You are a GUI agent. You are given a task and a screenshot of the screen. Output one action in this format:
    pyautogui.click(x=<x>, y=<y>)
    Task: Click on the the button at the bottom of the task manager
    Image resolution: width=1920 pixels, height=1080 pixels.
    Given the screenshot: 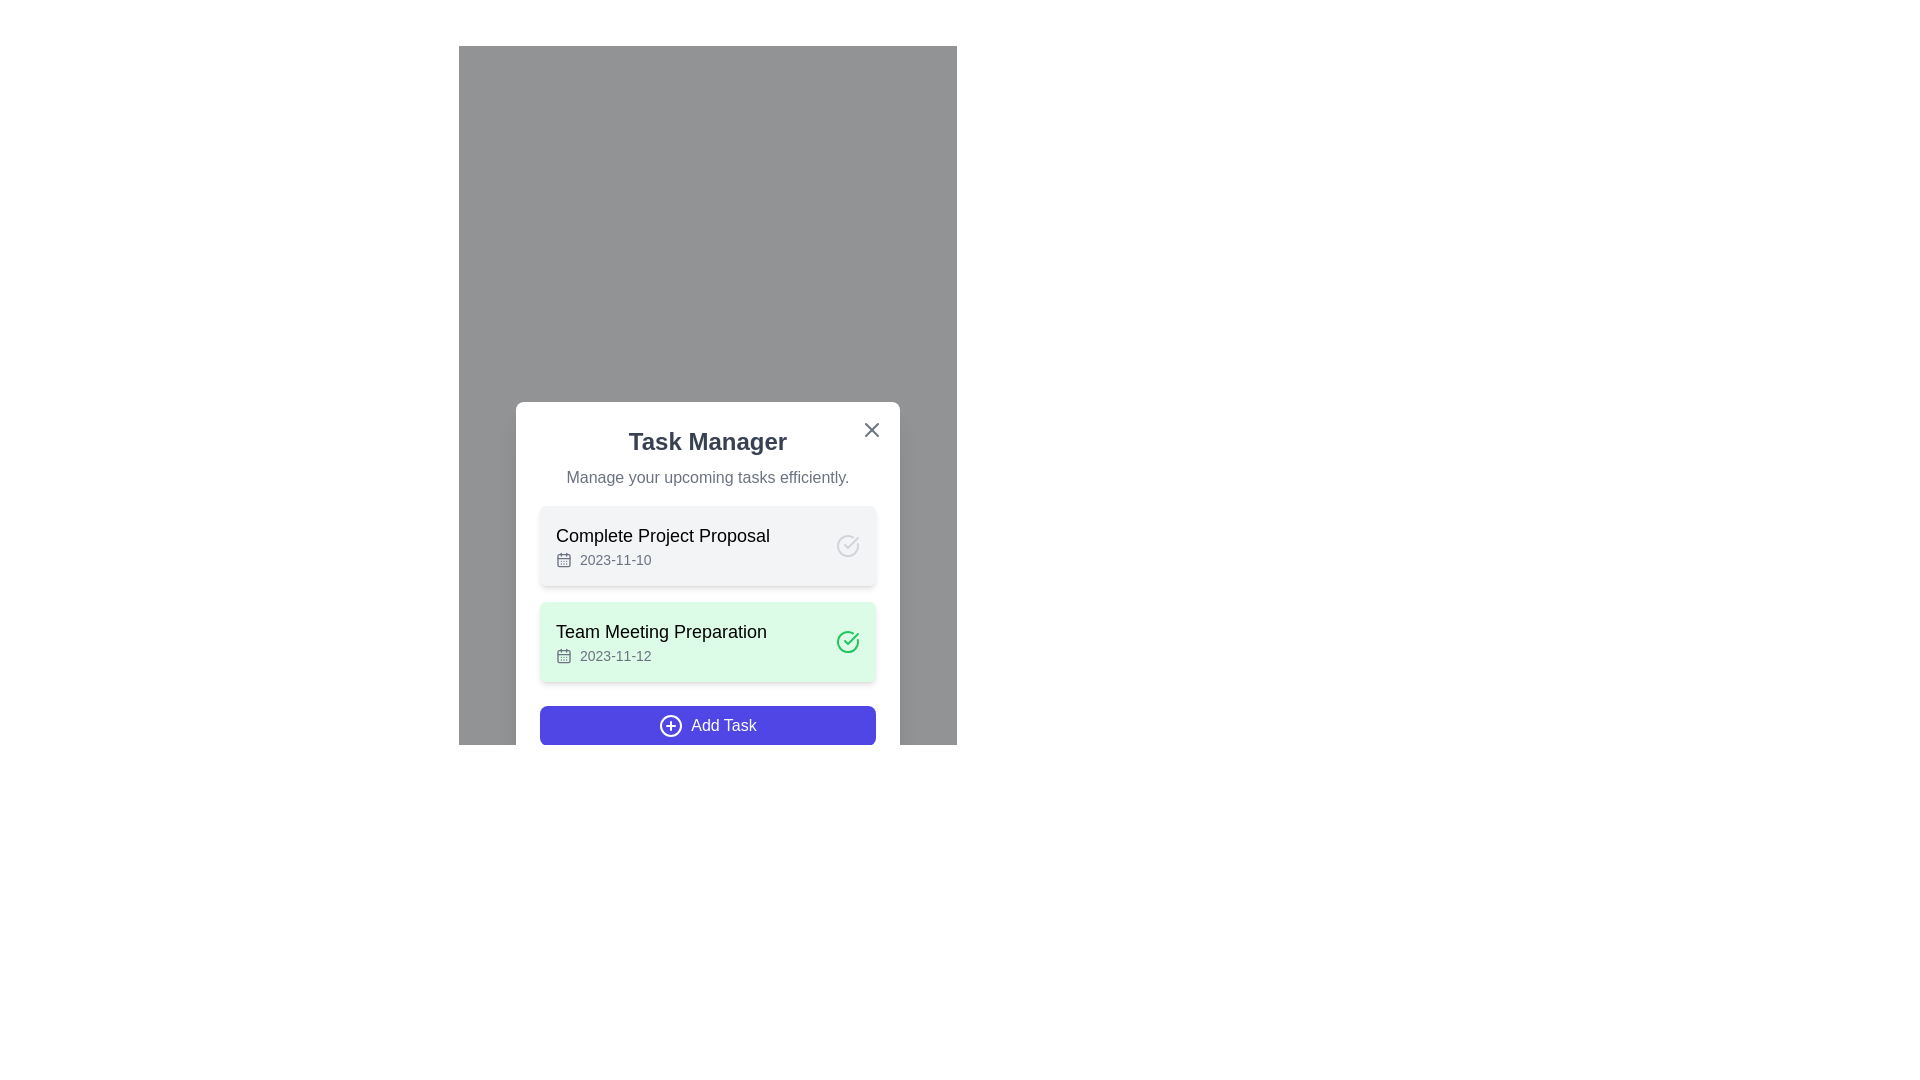 What is the action you would take?
    pyautogui.click(x=708, y=725)
    